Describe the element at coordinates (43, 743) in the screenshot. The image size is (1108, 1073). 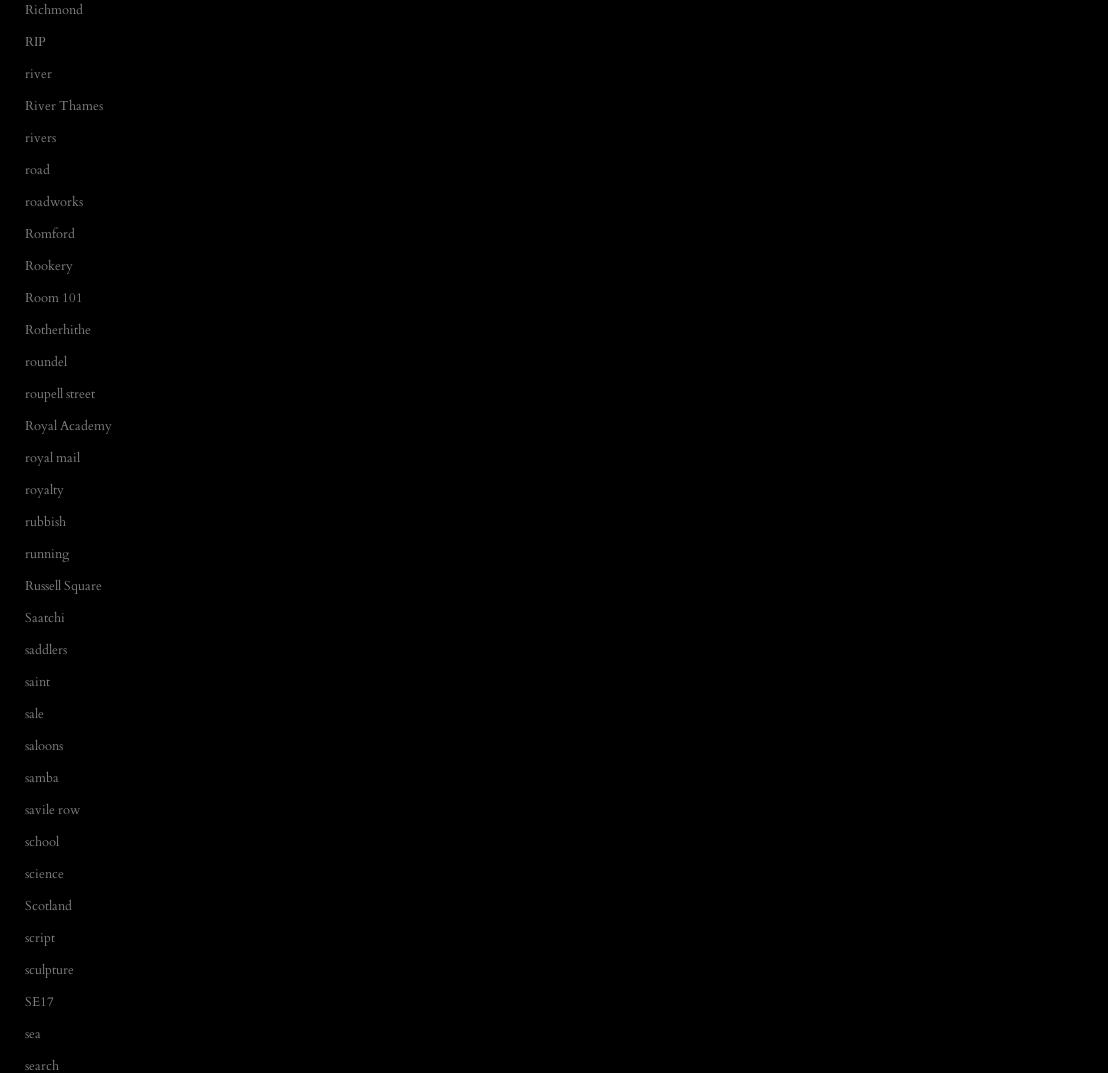
I see `'saloons'` at that location.